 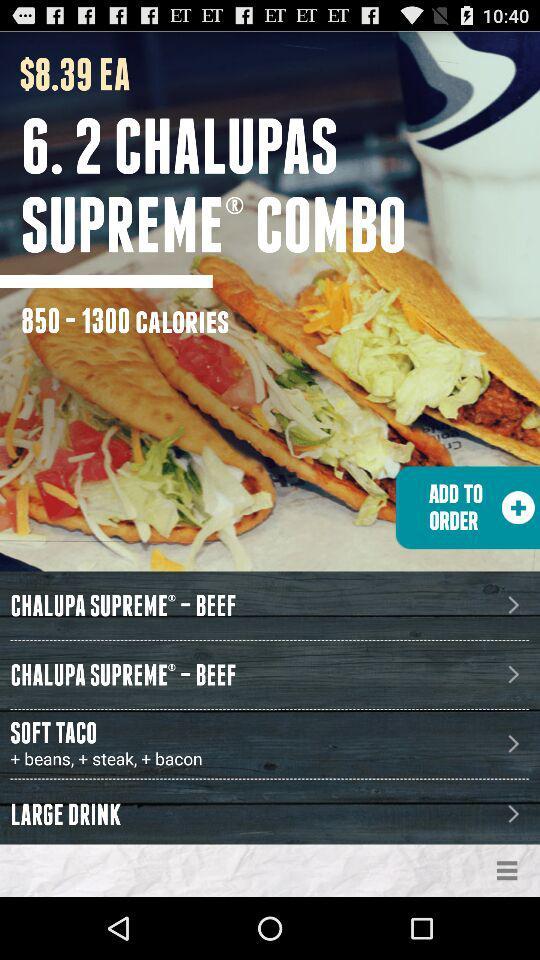 What do you see at coordinates (65, 74) in the screenshot?
I see `the icon above 6 2 chalupas` at bounding box center [65, 74].